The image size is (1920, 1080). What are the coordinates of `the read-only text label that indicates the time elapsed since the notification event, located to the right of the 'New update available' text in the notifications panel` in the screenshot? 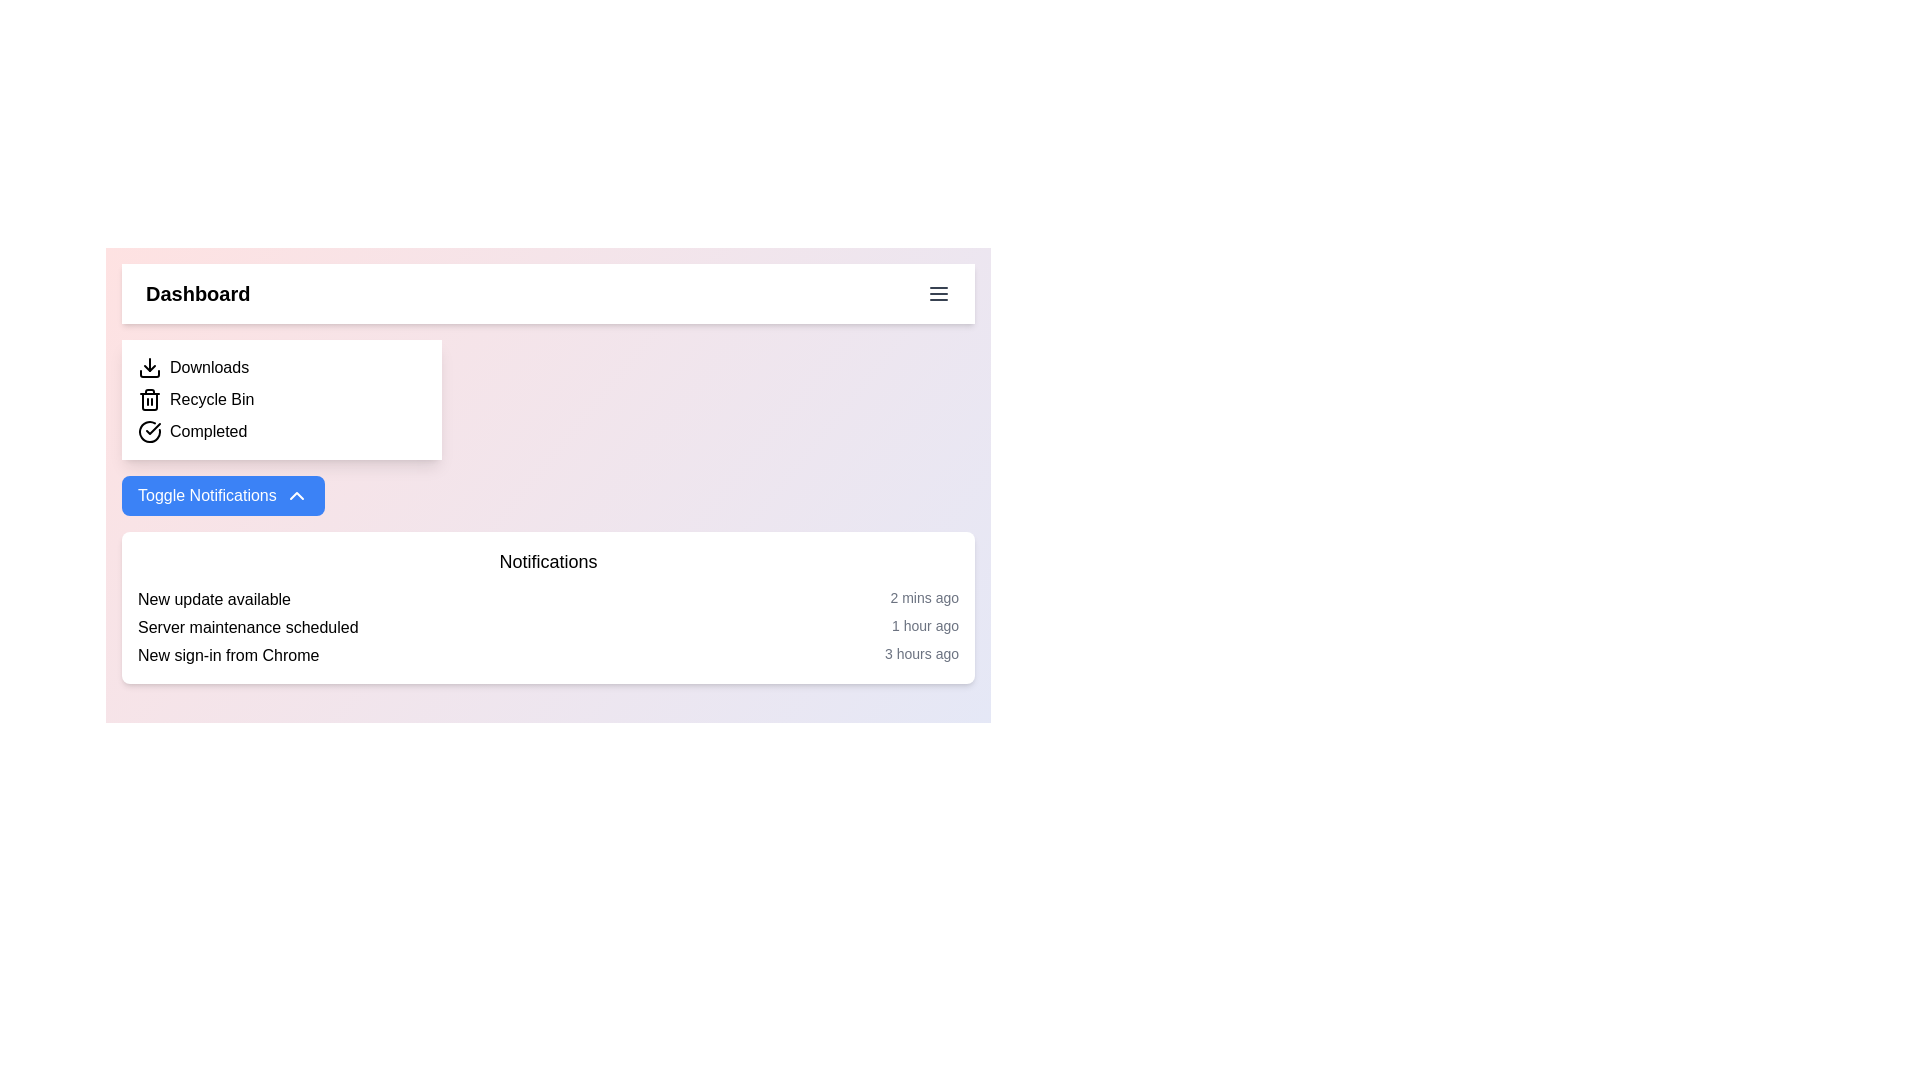 It's located at (923, 599).